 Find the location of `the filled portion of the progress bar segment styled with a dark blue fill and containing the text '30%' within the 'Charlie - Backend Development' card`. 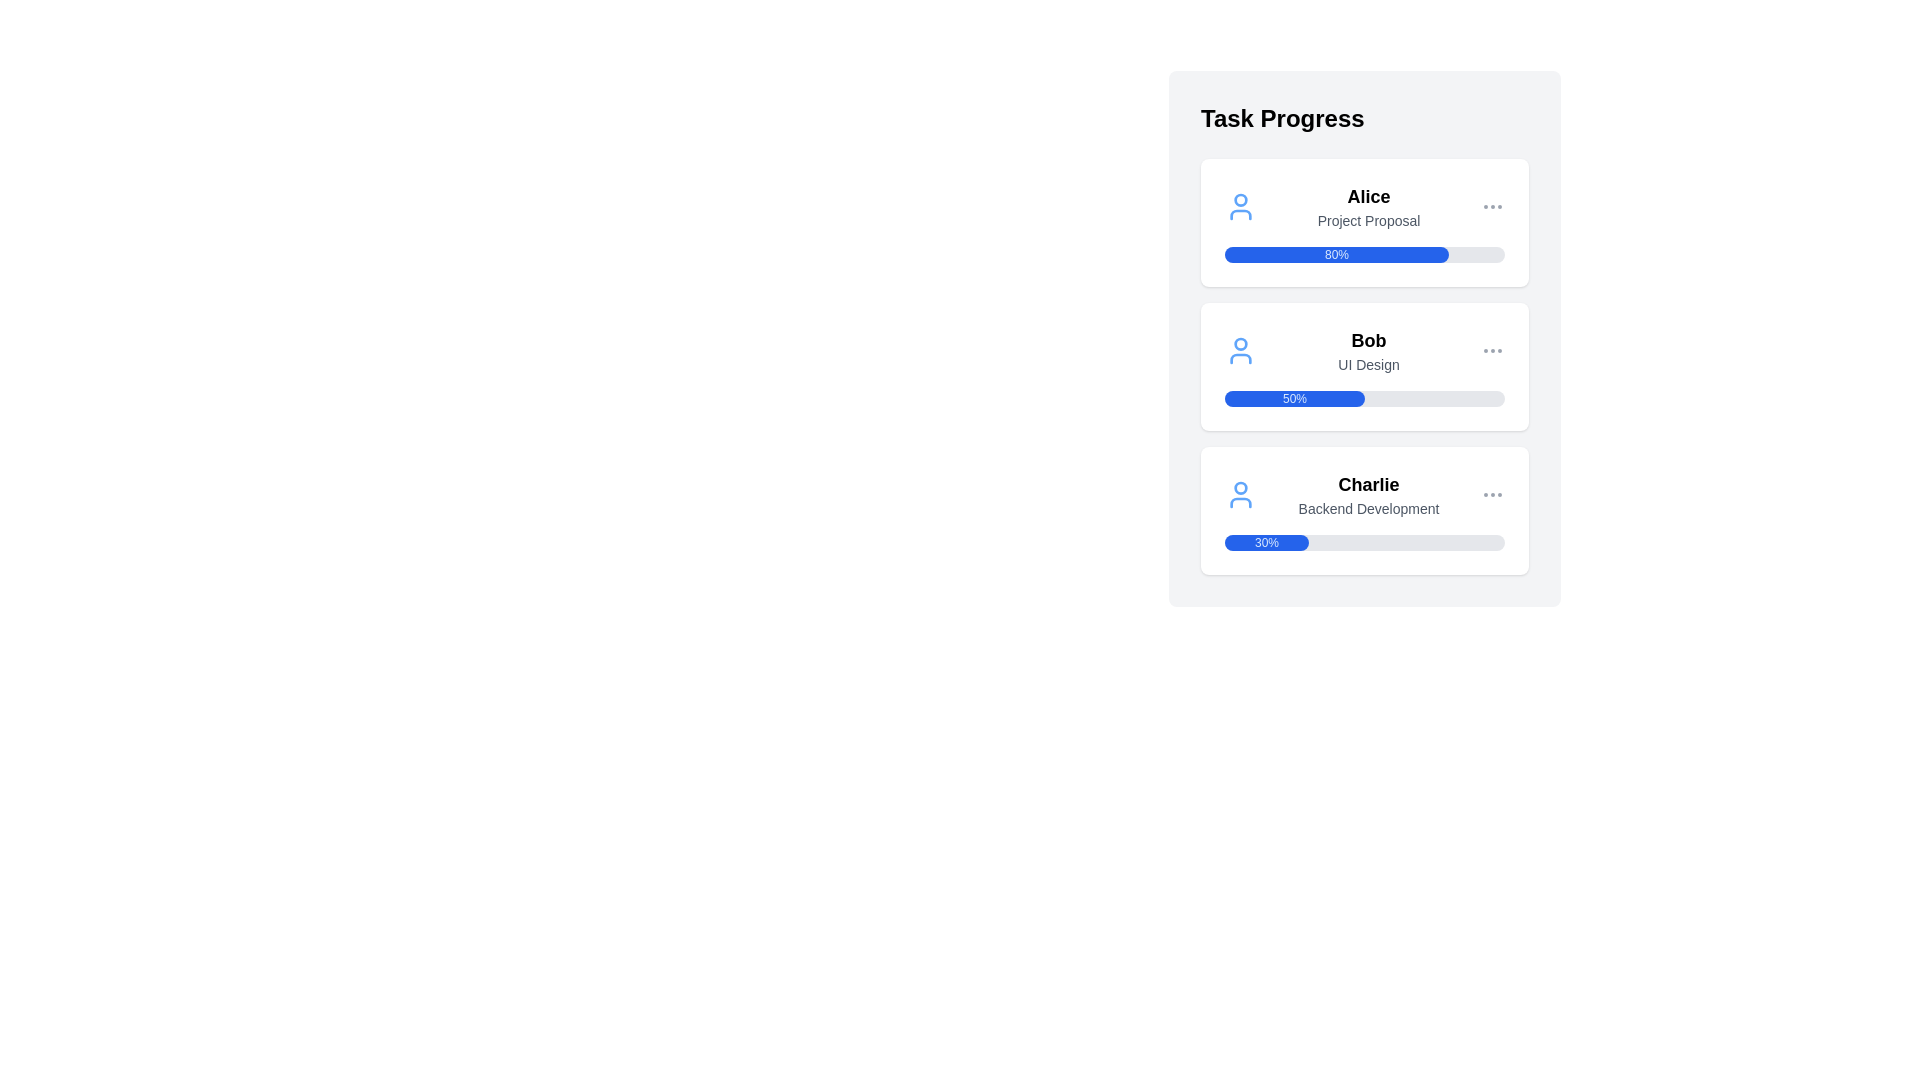

the filled portion of the progress bar segment styled with a dark blue fill and containing the text '30%' within the 'Charlie - Backend Development' card is located at coordinates (1266, 543).